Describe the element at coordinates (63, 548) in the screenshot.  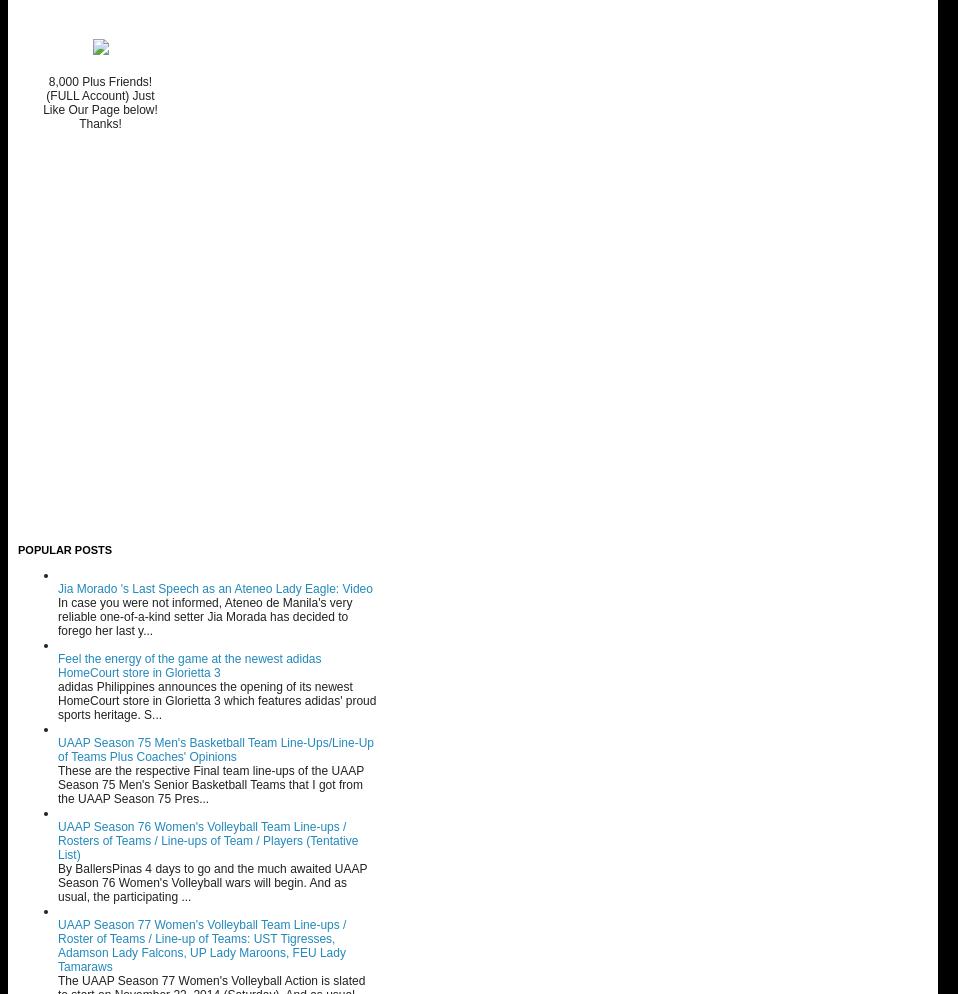
I see `'Popular Posts'` at that location.